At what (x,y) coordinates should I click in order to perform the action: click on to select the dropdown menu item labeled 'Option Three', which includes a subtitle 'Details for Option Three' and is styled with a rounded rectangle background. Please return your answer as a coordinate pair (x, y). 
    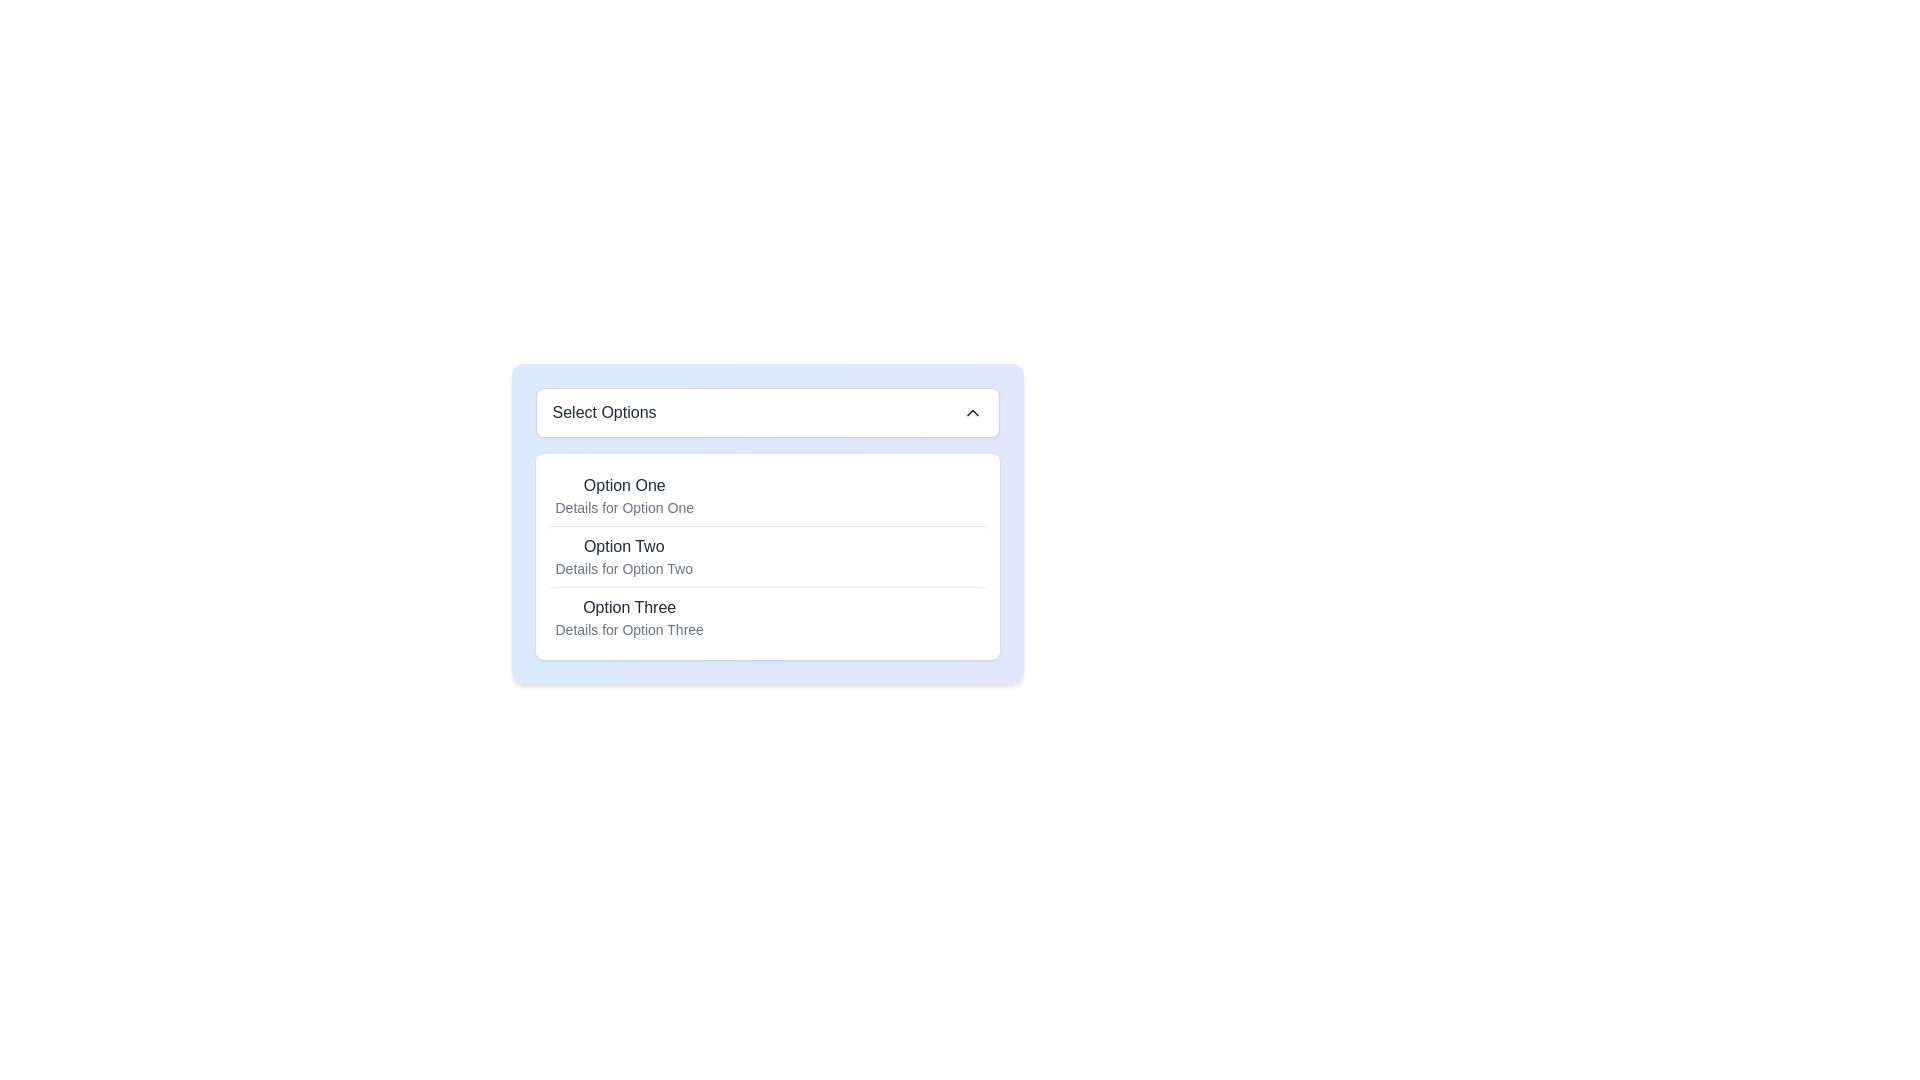
    Looking at the image, I should click on (766, 616).